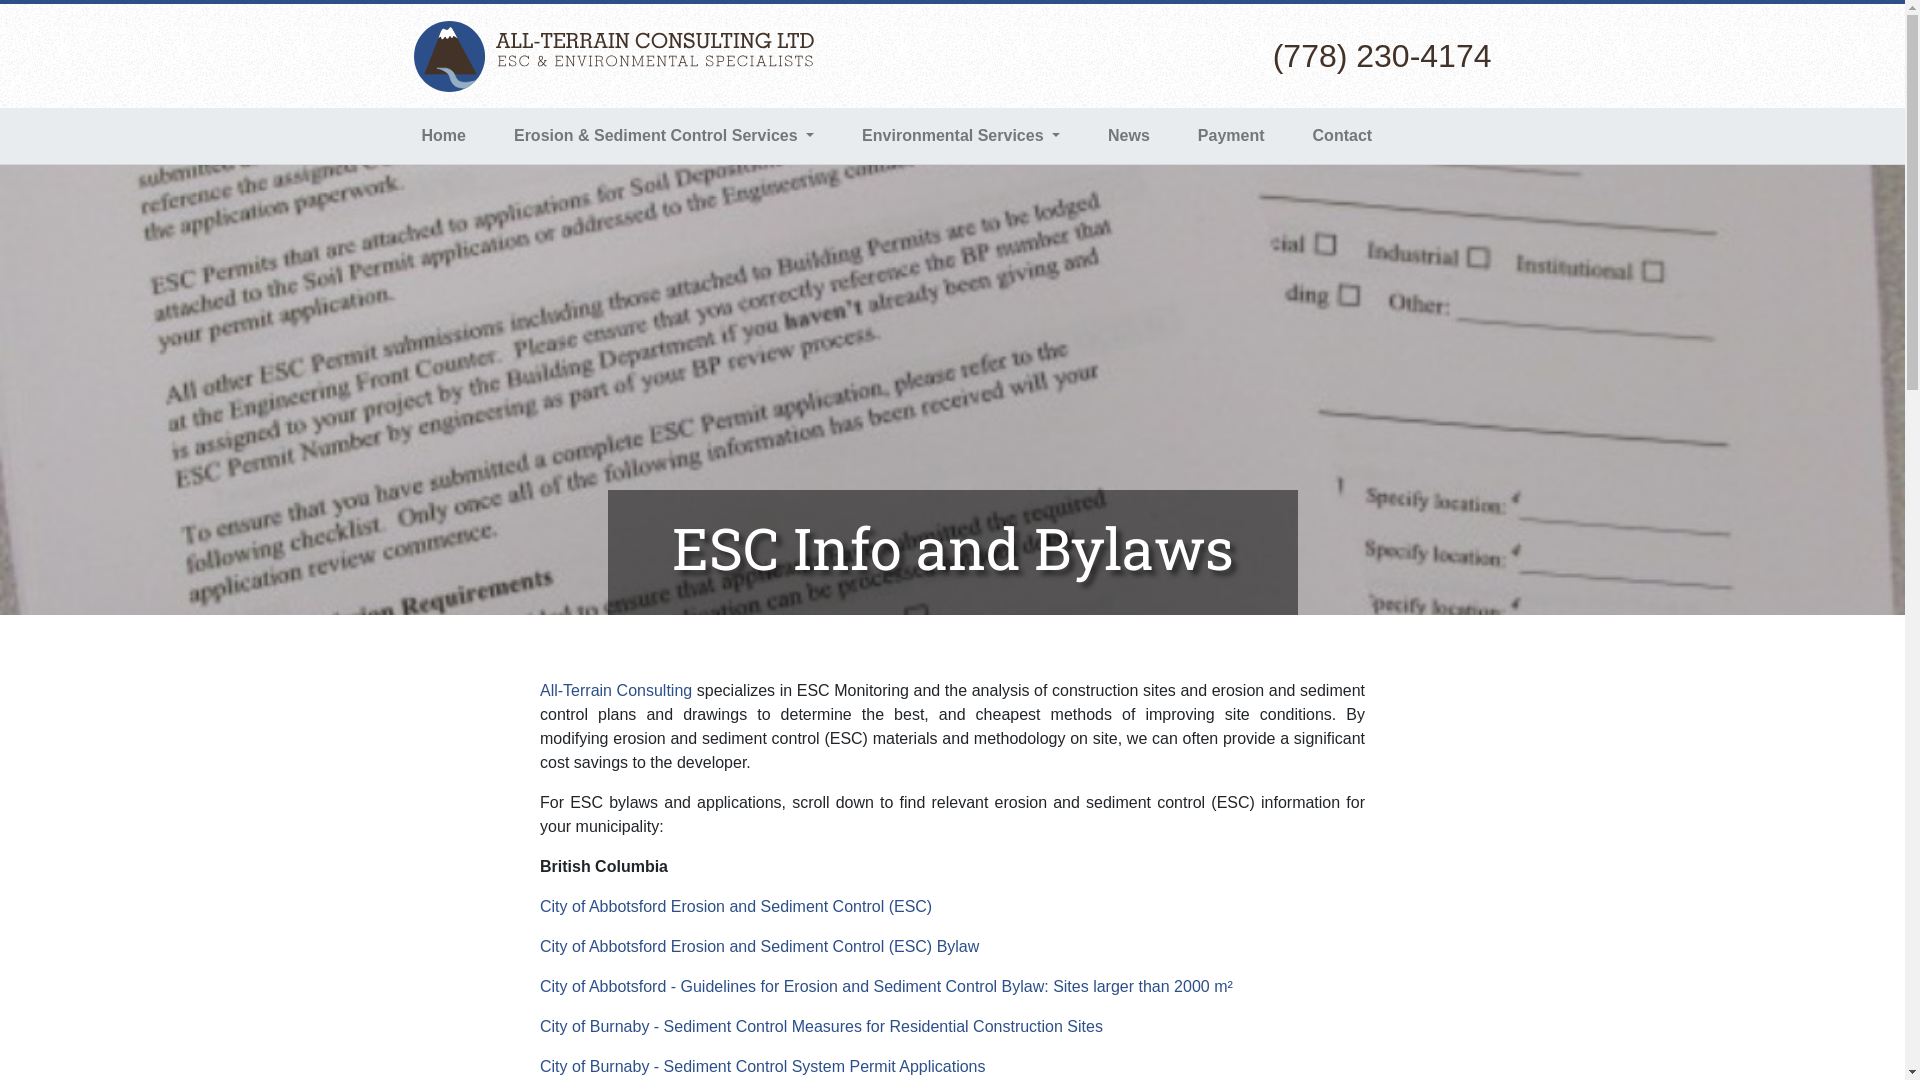 This screenshot has height=1080, width=1920. Describe the element at coordinates (614, 689) in the screenshot. I see `'All-Terrain Consulting'` at that location.